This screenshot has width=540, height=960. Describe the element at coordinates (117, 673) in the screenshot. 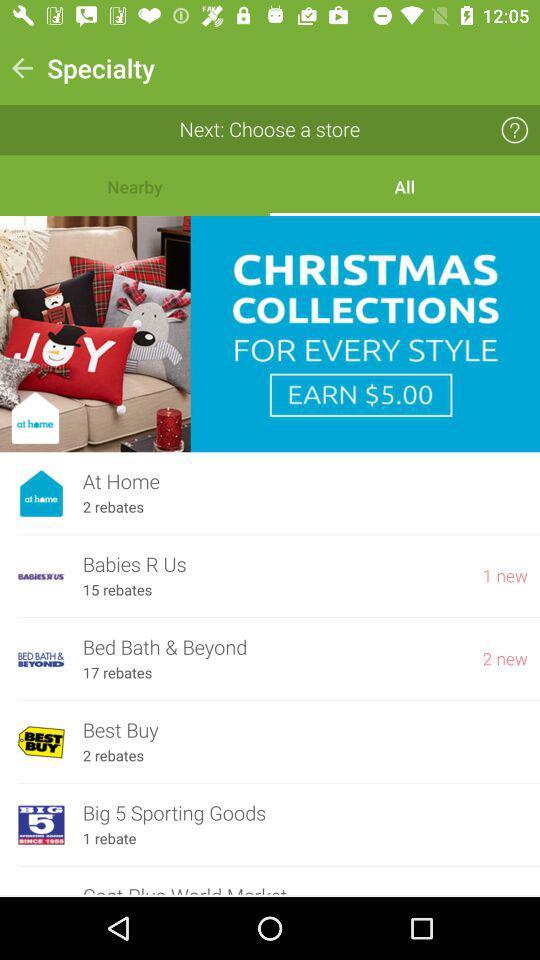

I see `the icon next to 2 new icon` at that location.